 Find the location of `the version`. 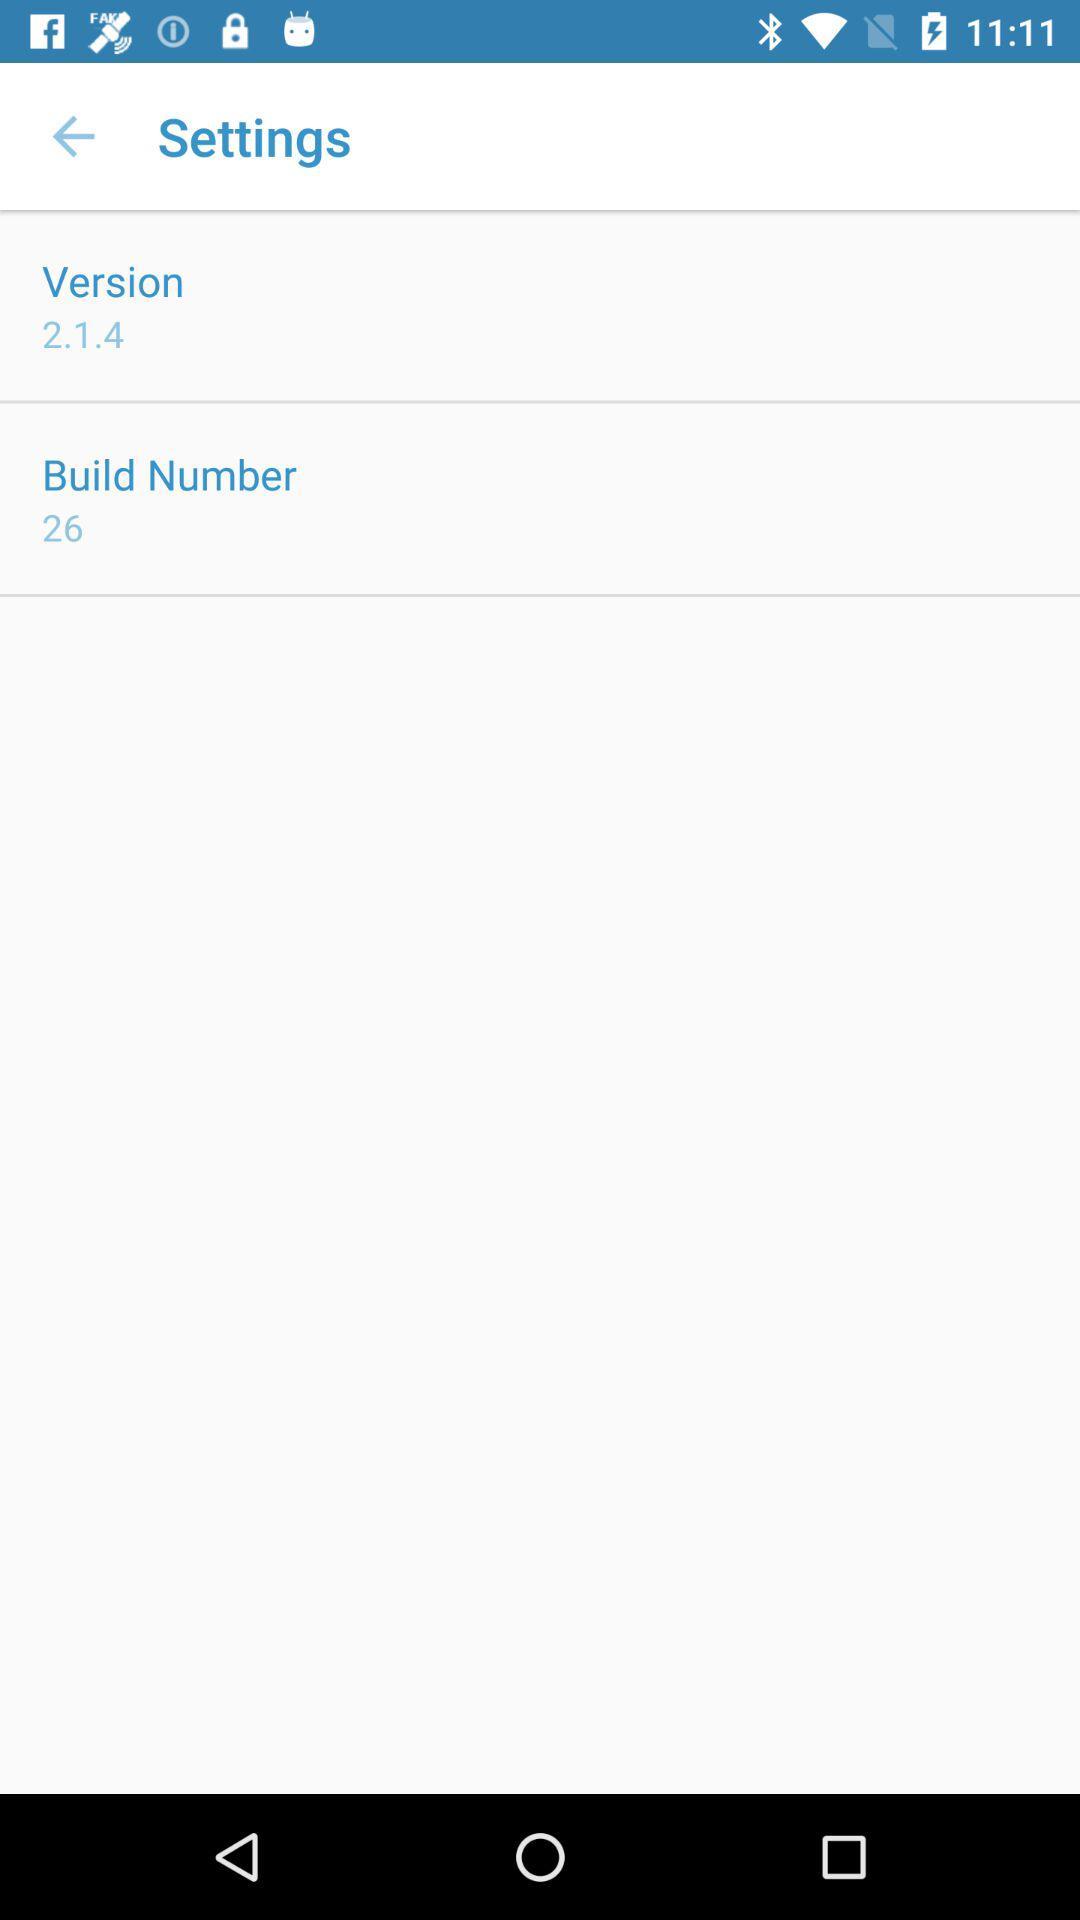

the version is located at coordinates (113, 279).